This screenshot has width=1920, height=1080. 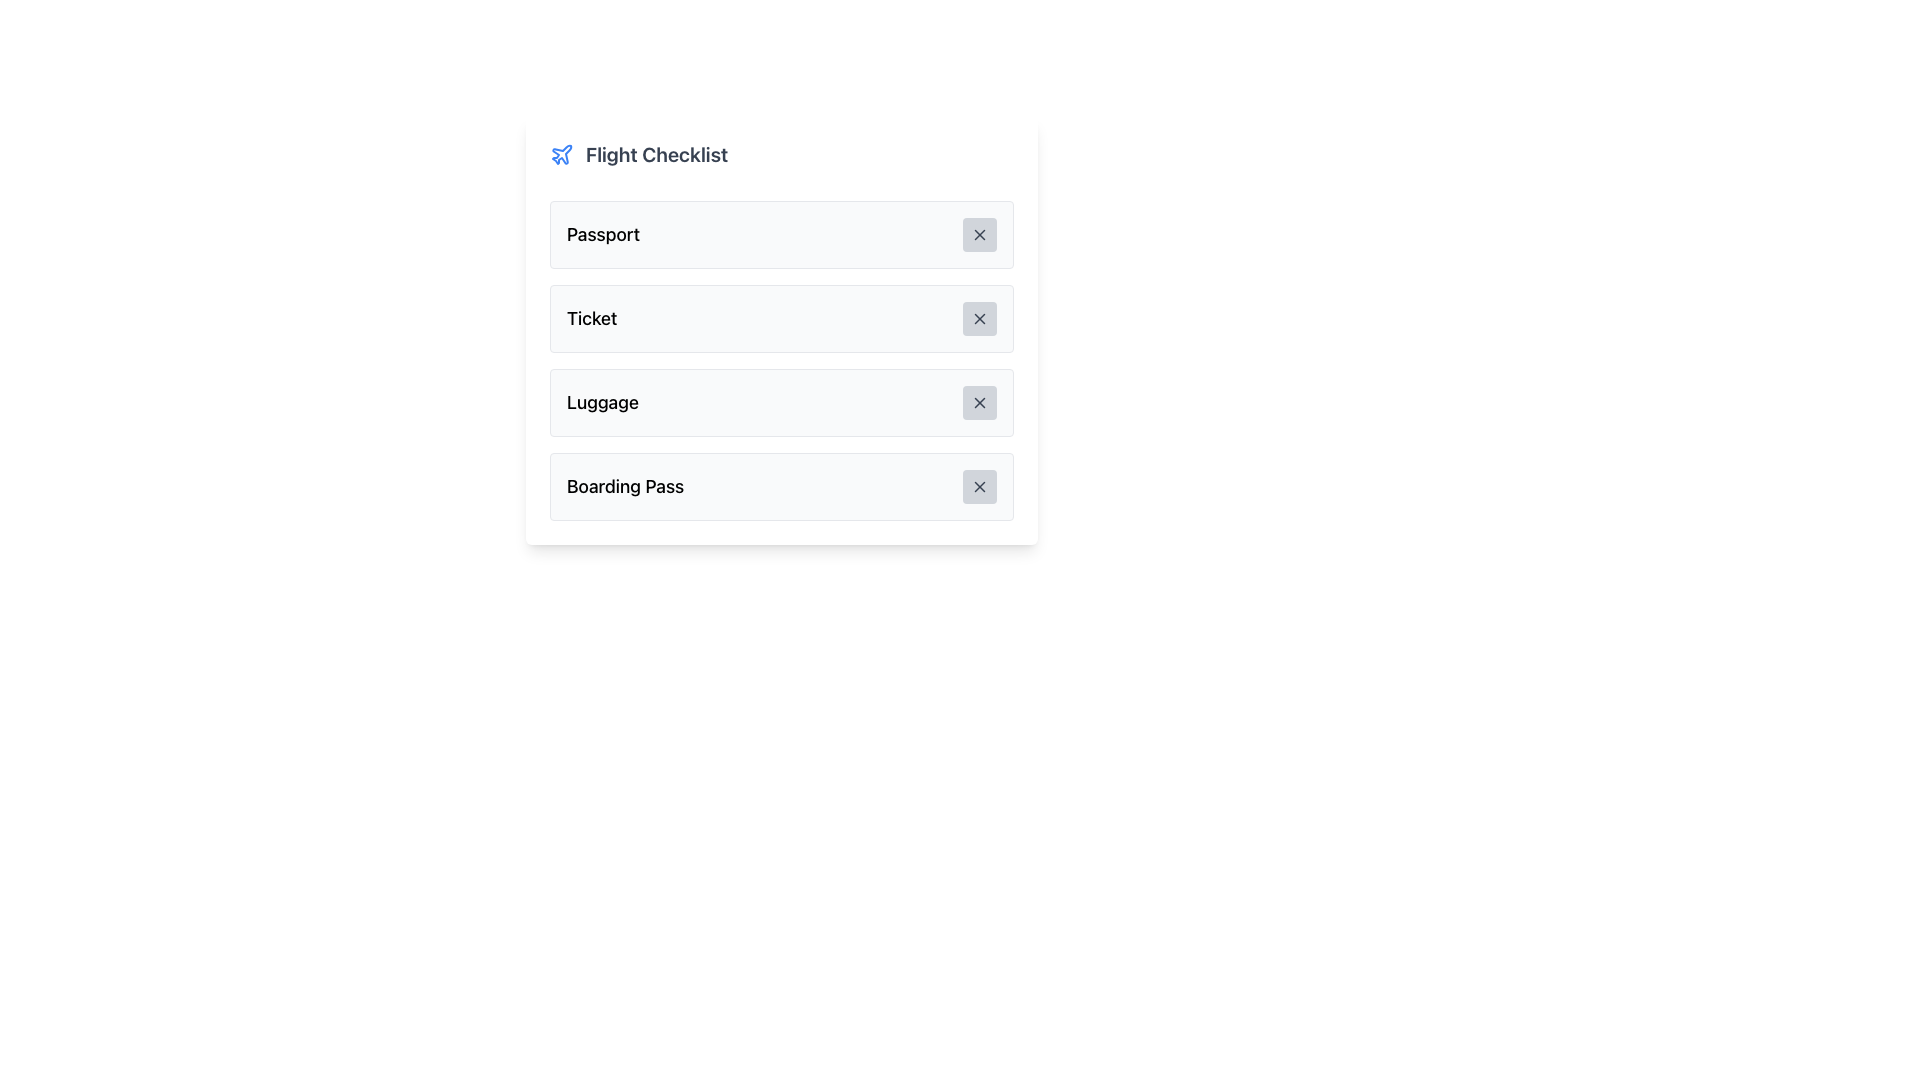 What do you see at coordinates (979, 234) in the screenshot?
I see `the cancel or delete icon located within the first item's button in the 'Flight Checklist' list, adjacent to the 'Passport' item text` at bounding box center [979, 234].